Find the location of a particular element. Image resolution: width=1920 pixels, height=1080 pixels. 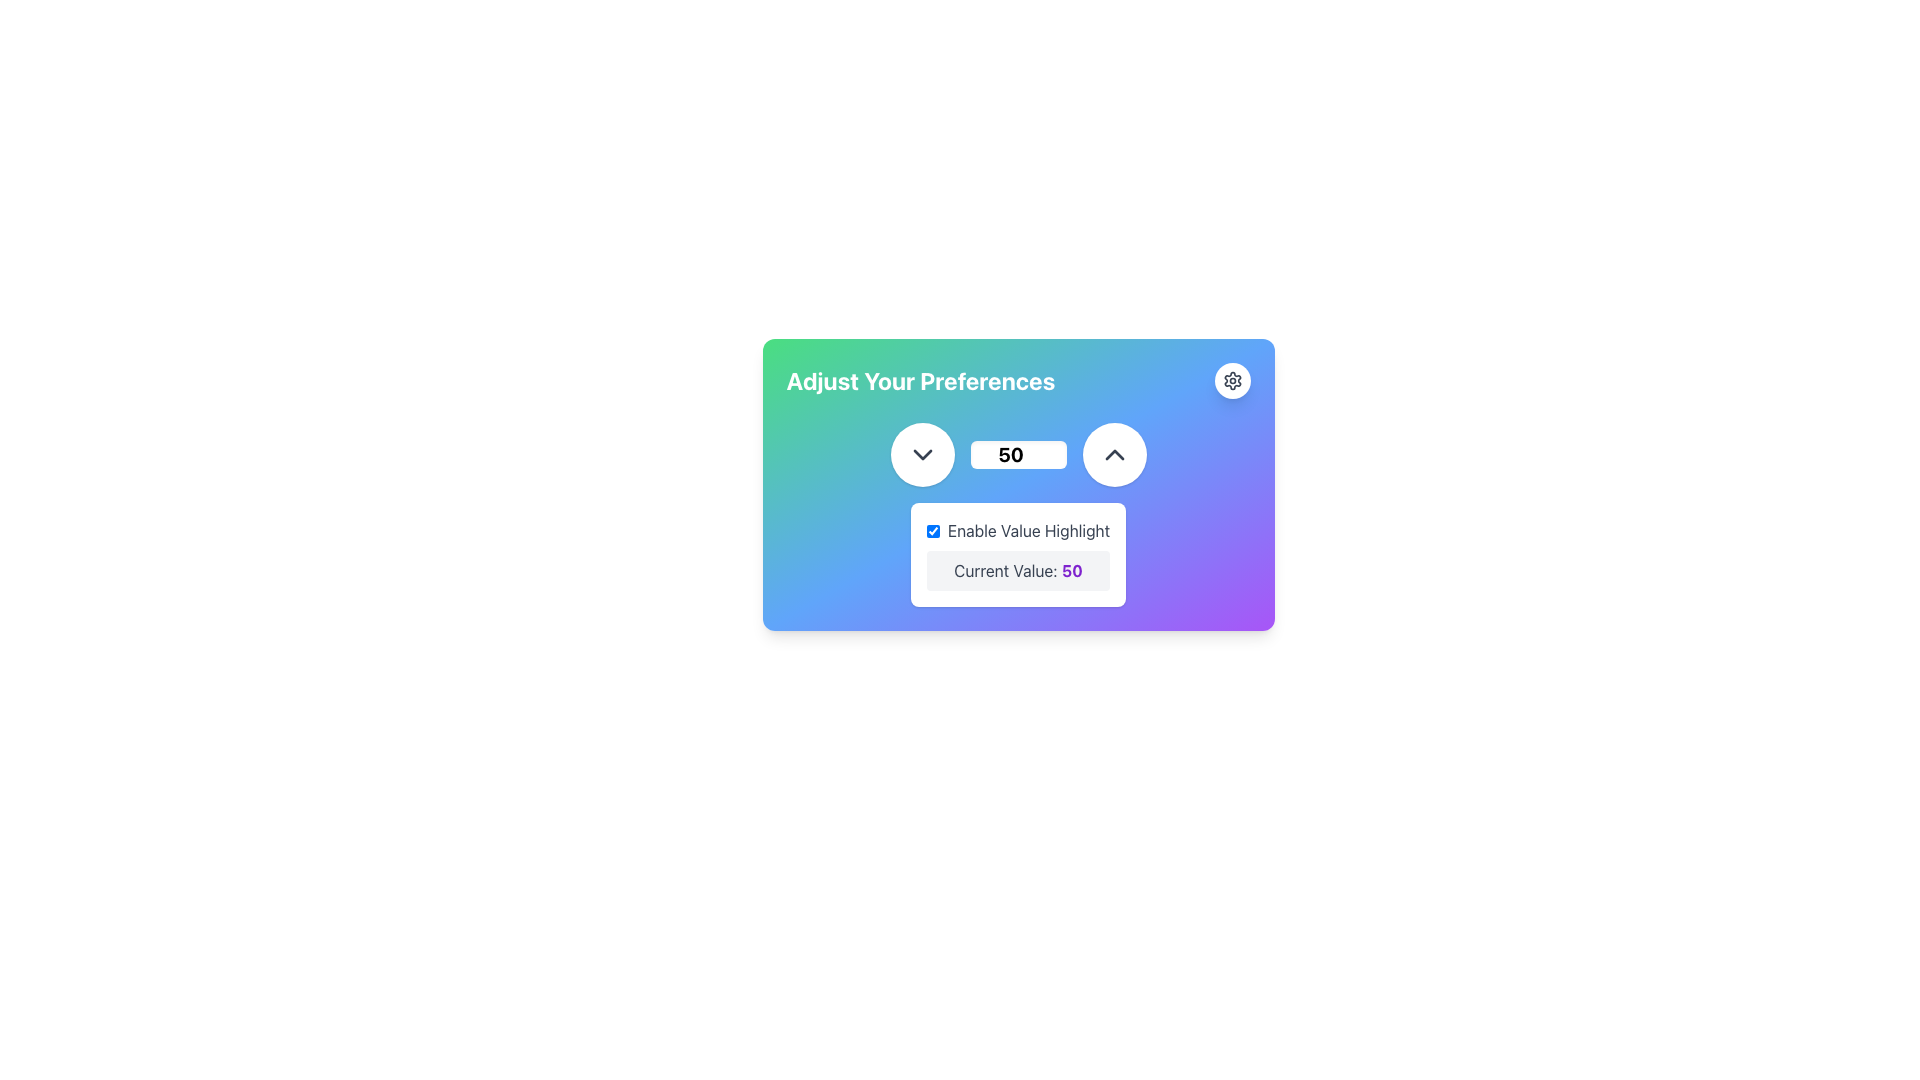

the triangular chevron icon that is part of the button-like component, located to the left of the number input field displaying '50' is located at coordinates (1113, 455).